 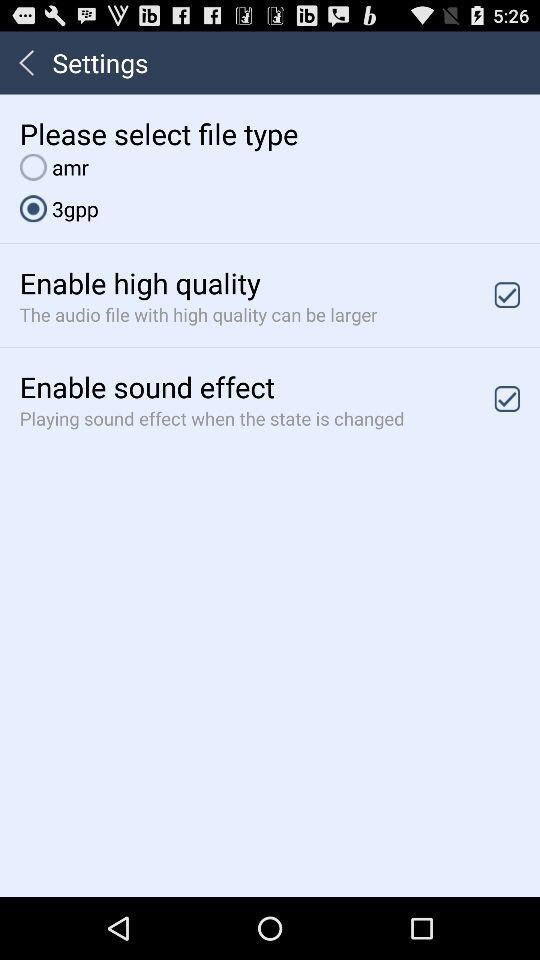 What do you see at coordinates (25, 62) in the screenshot?
I see `the icon next to settings item` at bounding box center [25, 62].